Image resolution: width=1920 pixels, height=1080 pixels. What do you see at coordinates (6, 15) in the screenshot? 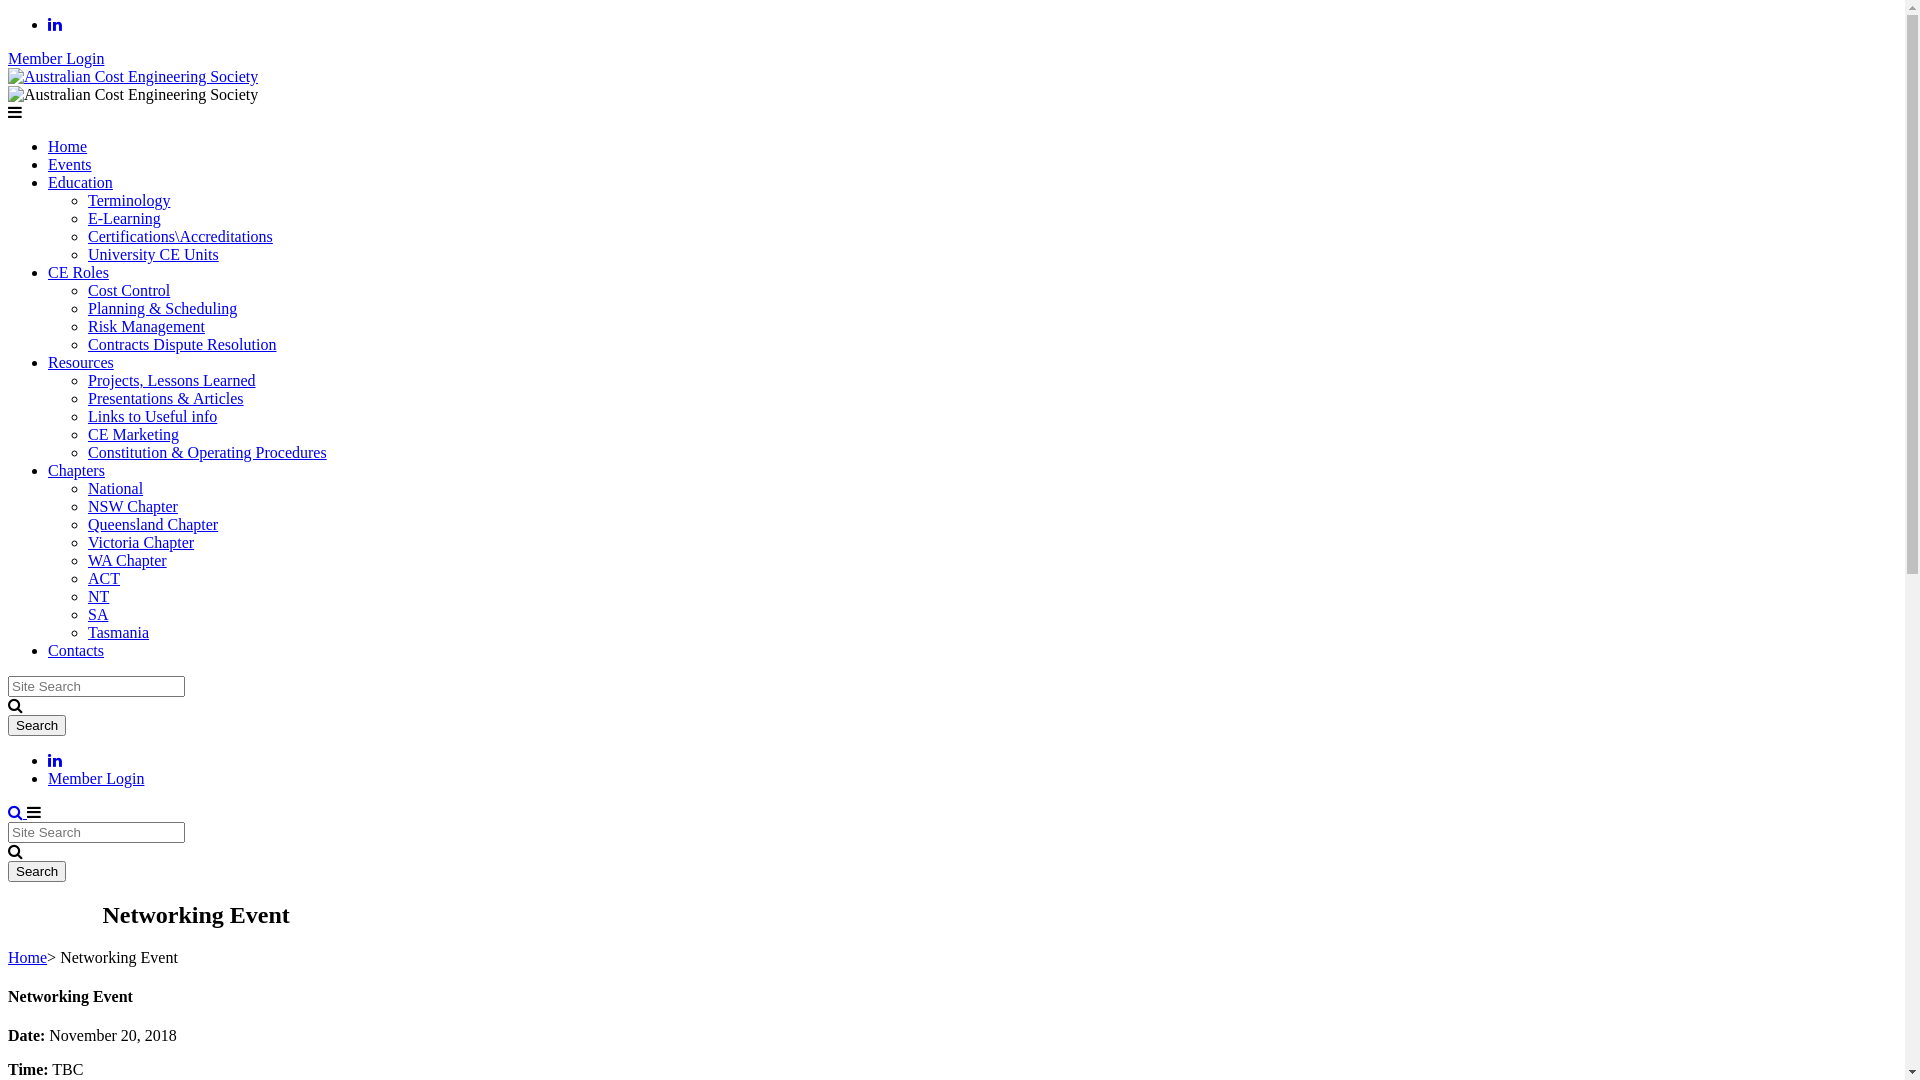
I see `'Skip to content'` at bounding box center [6, 15].